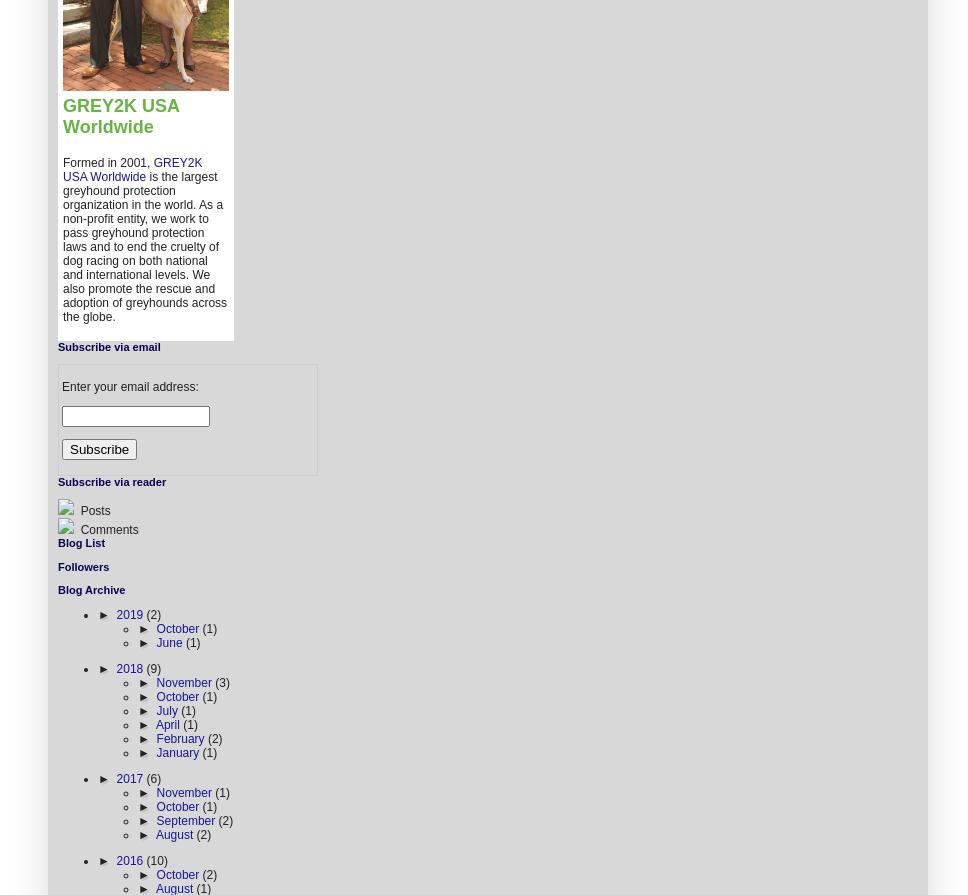 The height and width of the screenshot is (895, 968). I want to click on 'Formed in 2001,', so click(108, 162).